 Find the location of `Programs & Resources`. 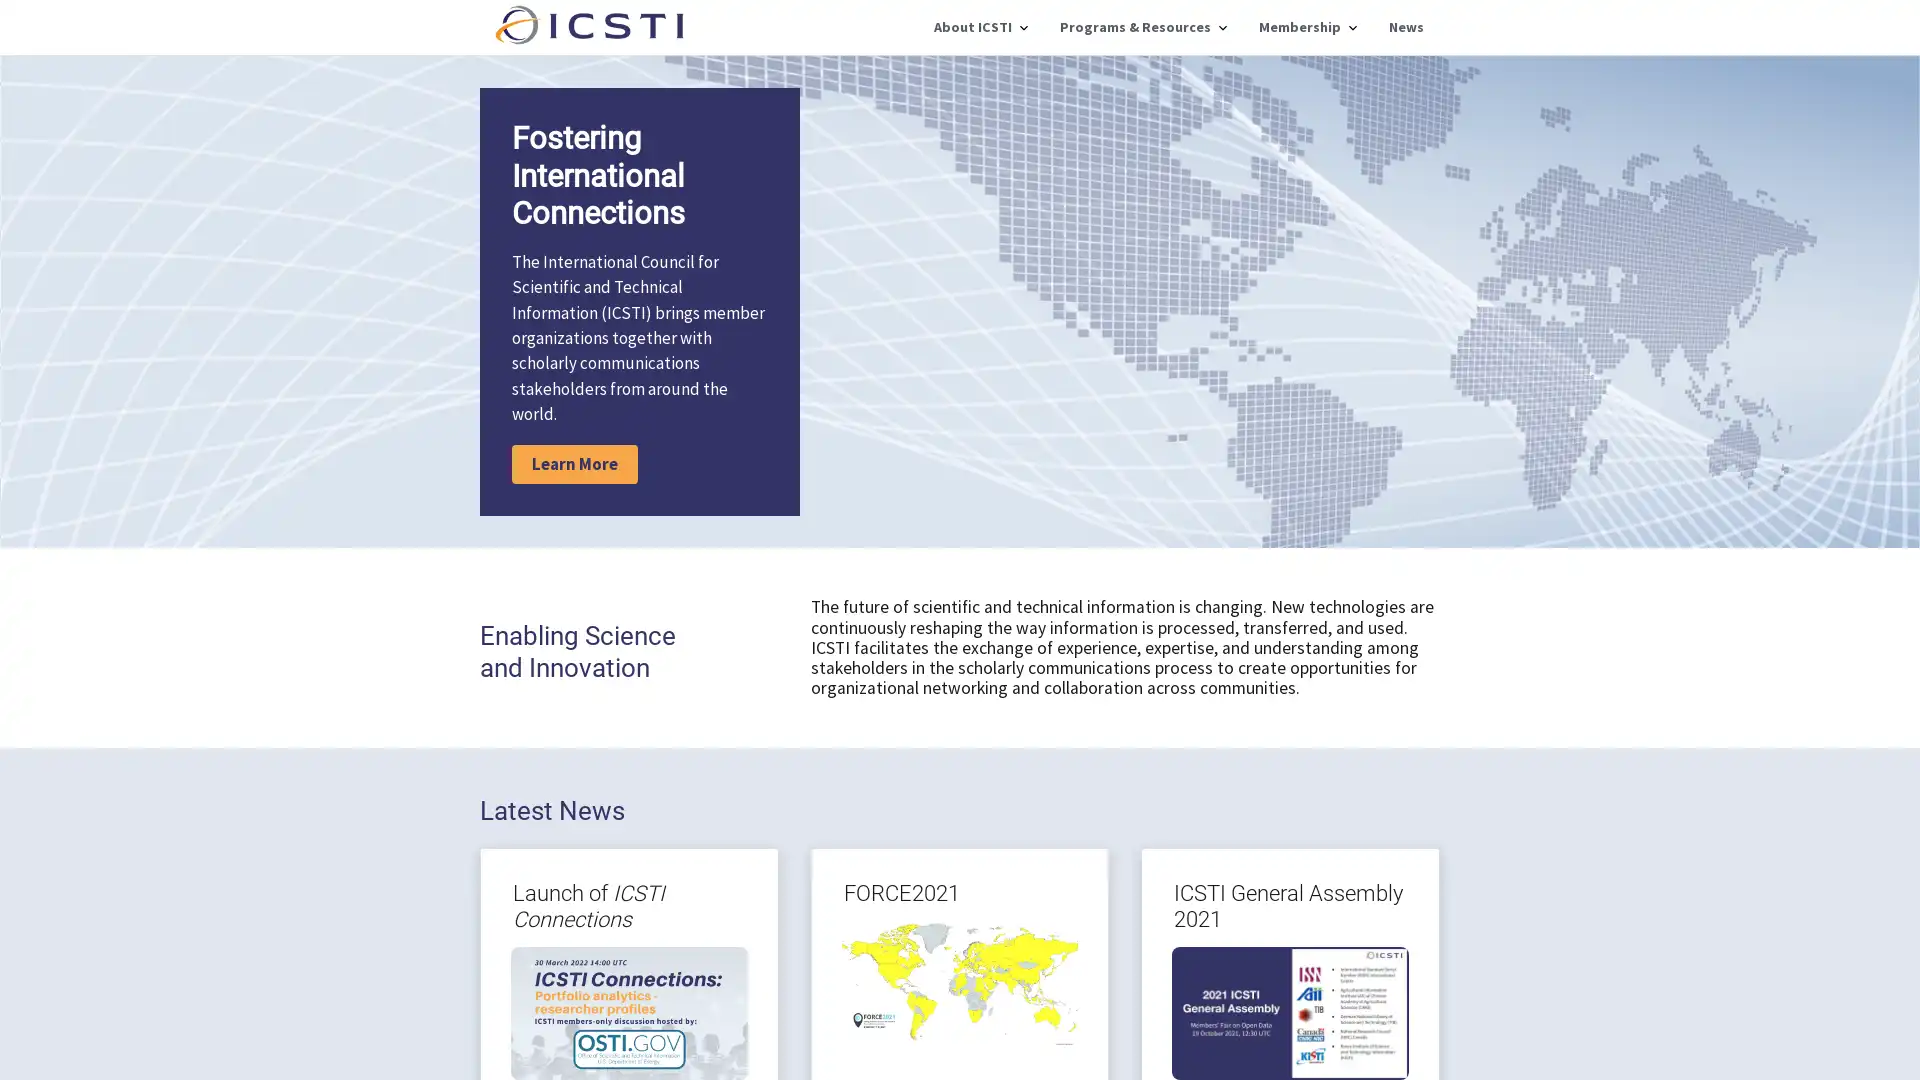

Programs & Resources is located at coordinates (1143, 27).